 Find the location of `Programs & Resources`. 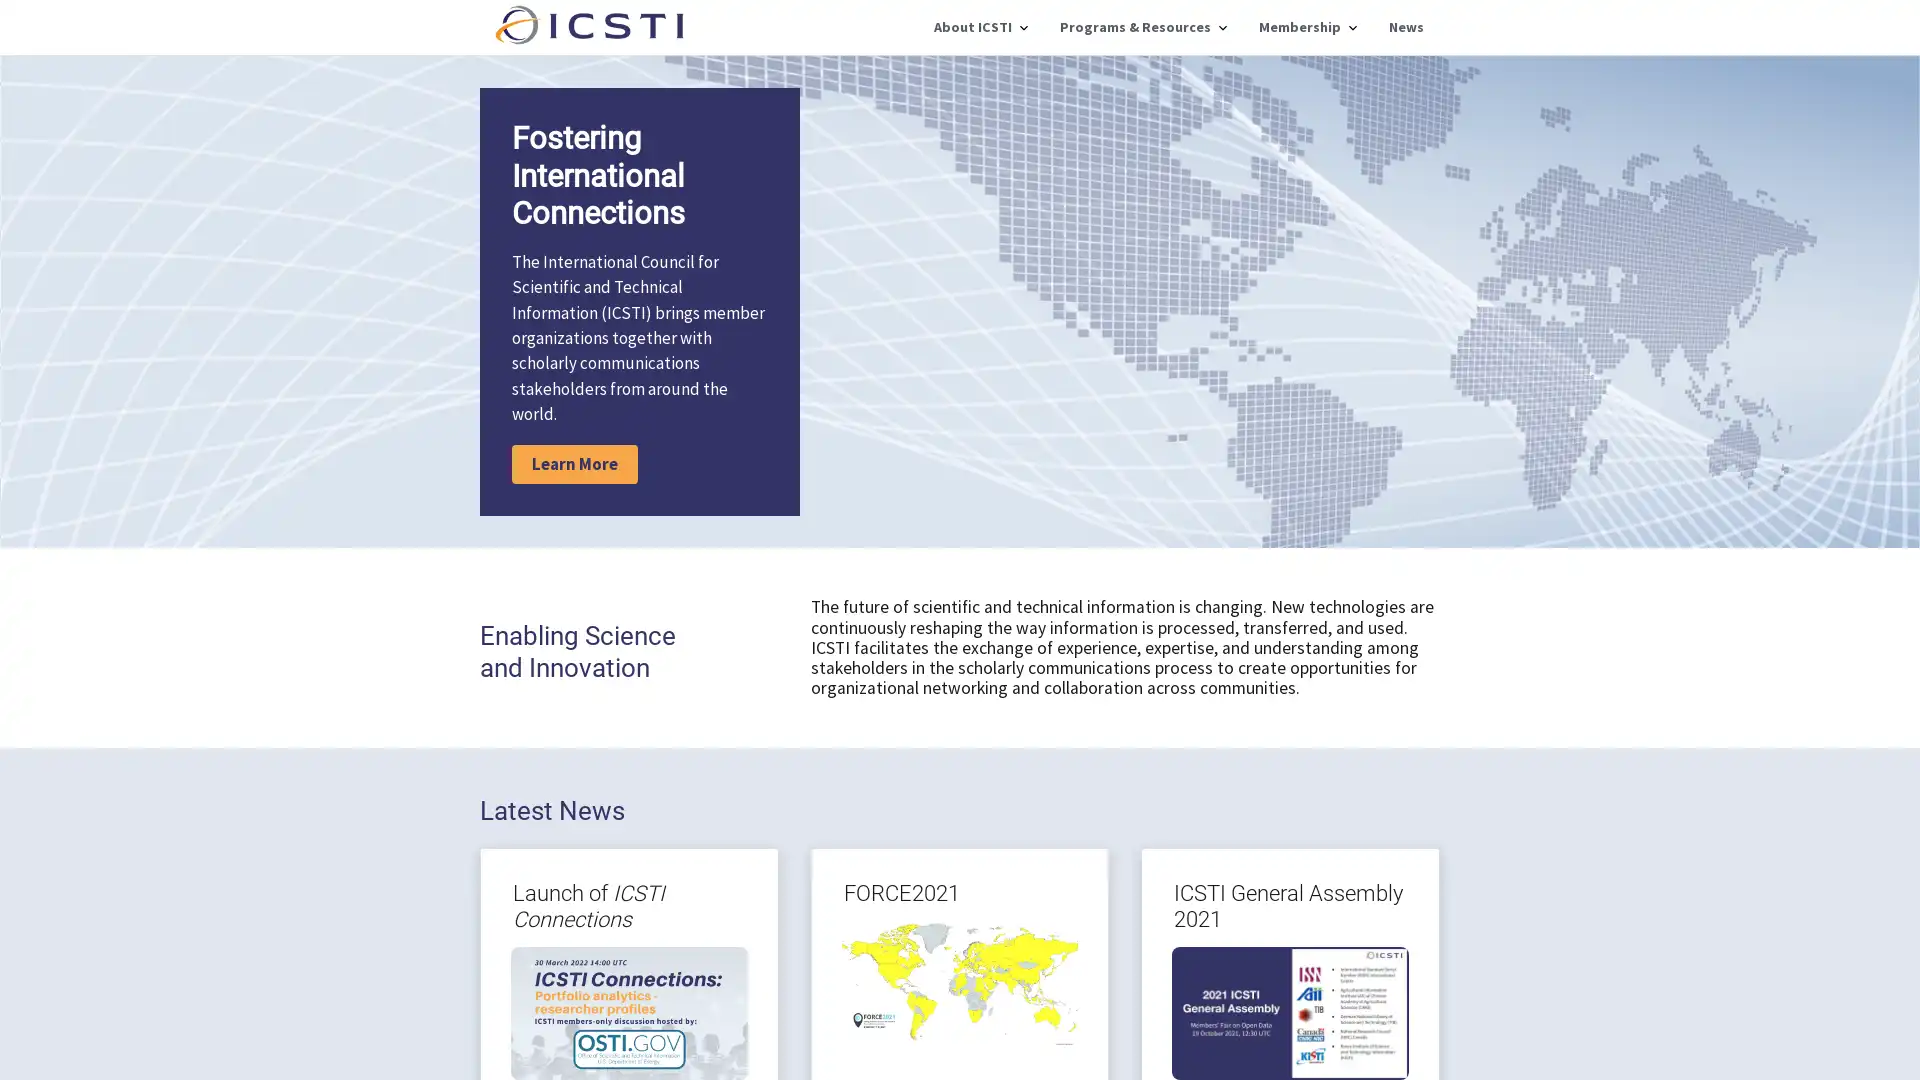

Programs & Resources is located at coordinates (1143, 27).